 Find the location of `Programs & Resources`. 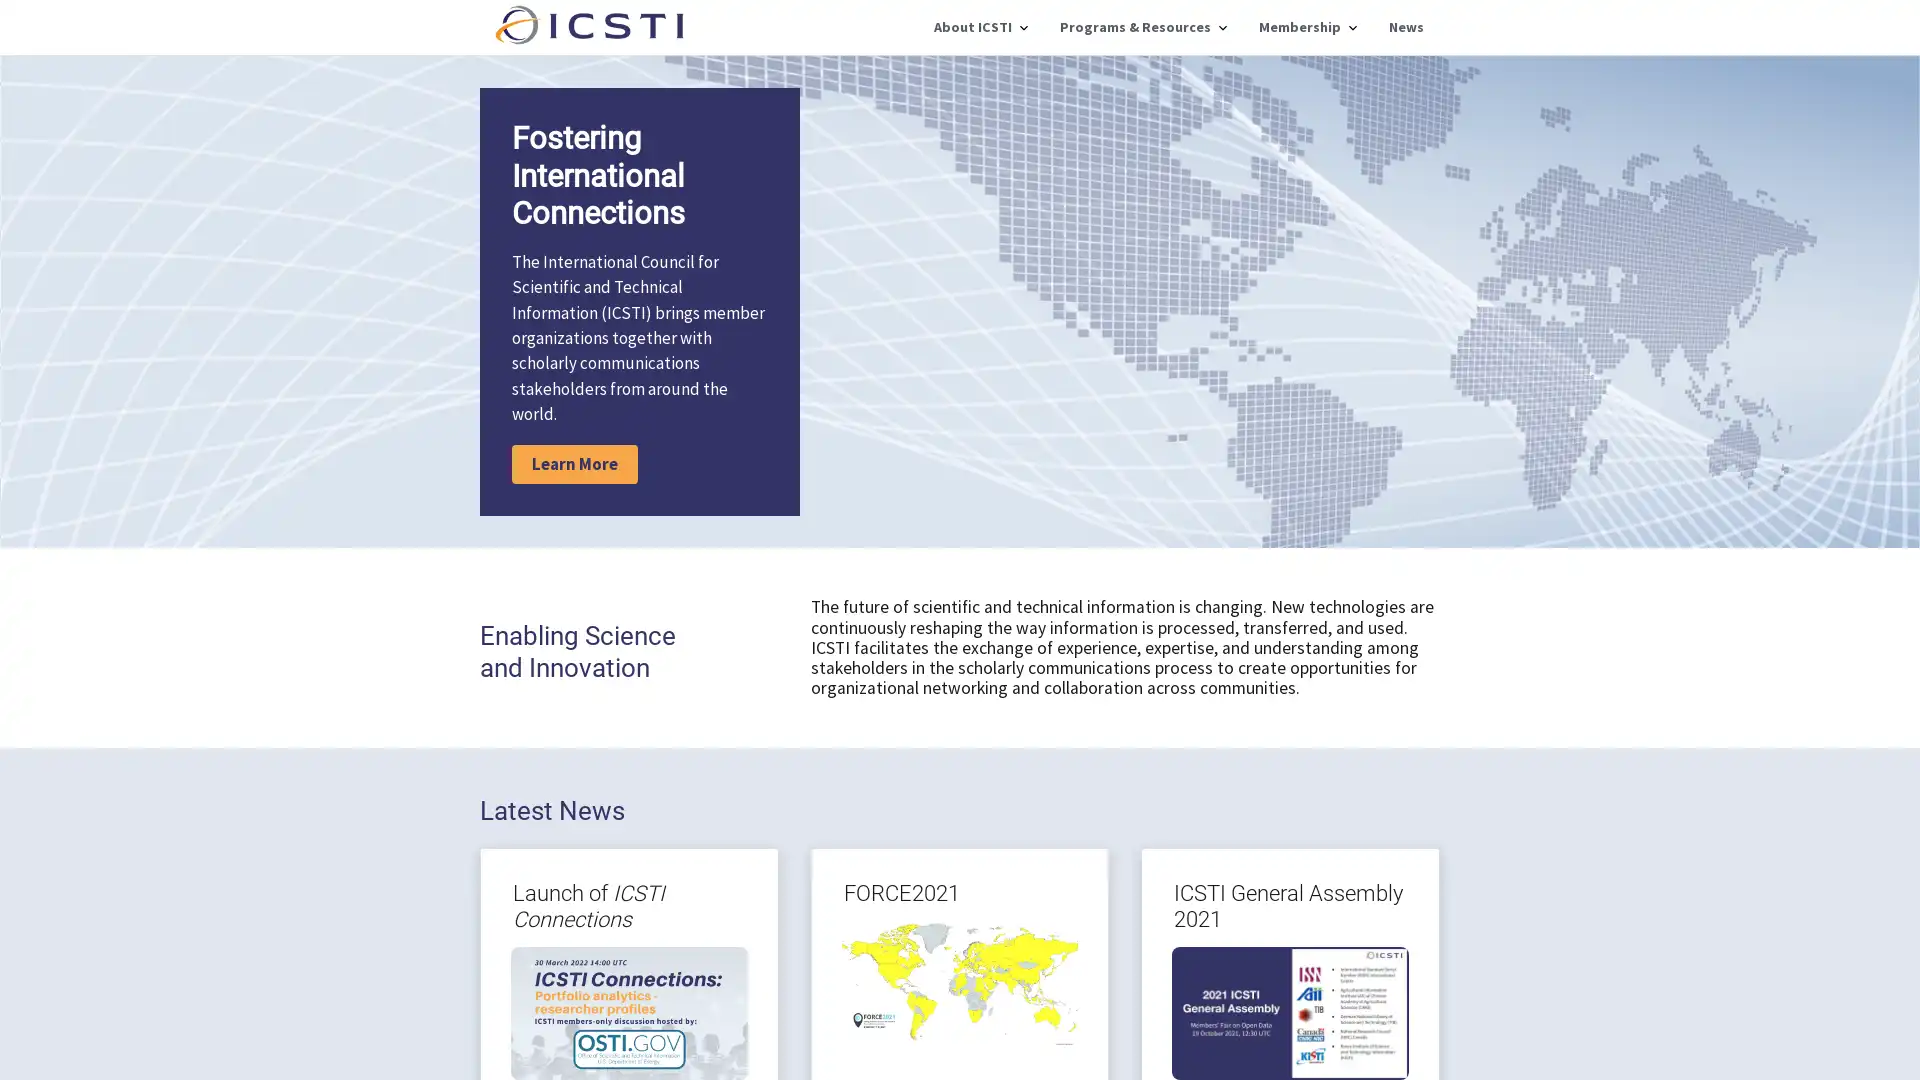

Programs & Resources is located at coordinates (1143, 27).